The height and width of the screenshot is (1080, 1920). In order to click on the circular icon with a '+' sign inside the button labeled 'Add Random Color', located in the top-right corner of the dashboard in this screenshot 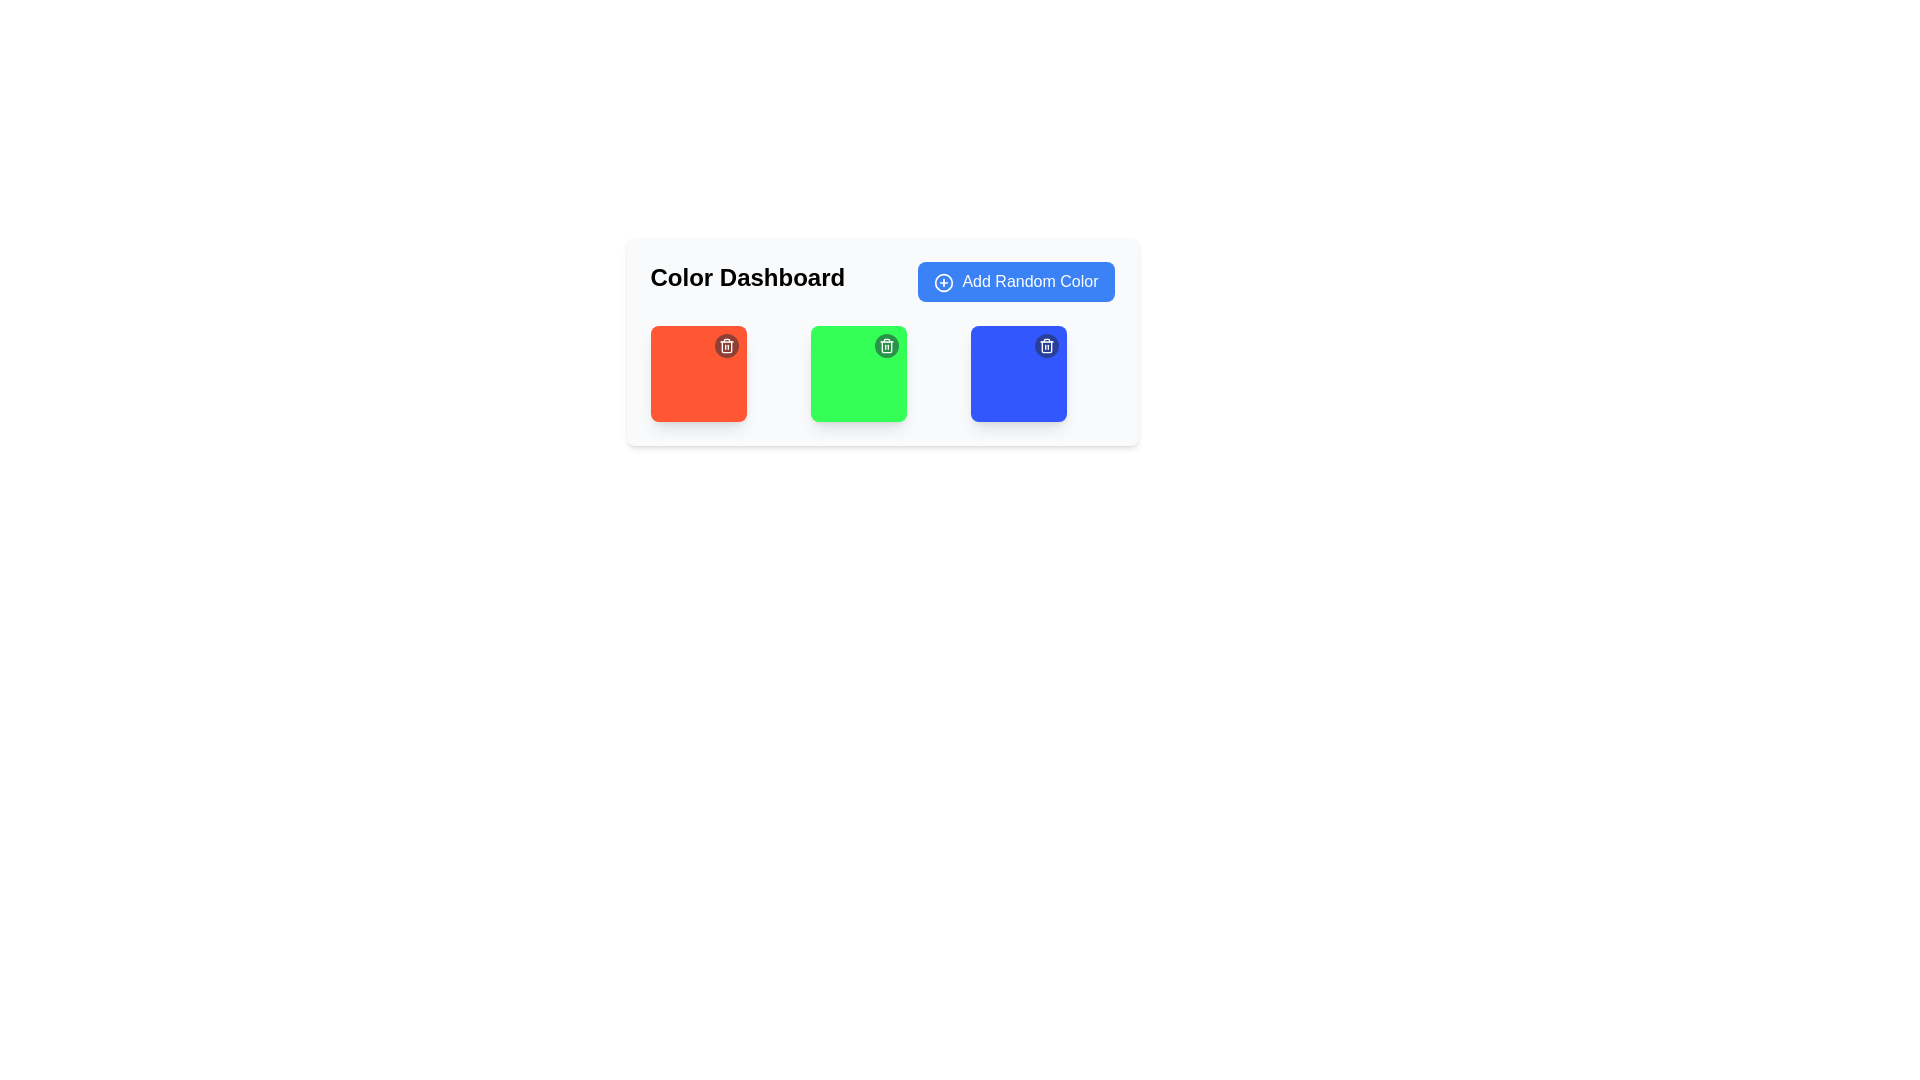, I will do `click(943, 282)`.